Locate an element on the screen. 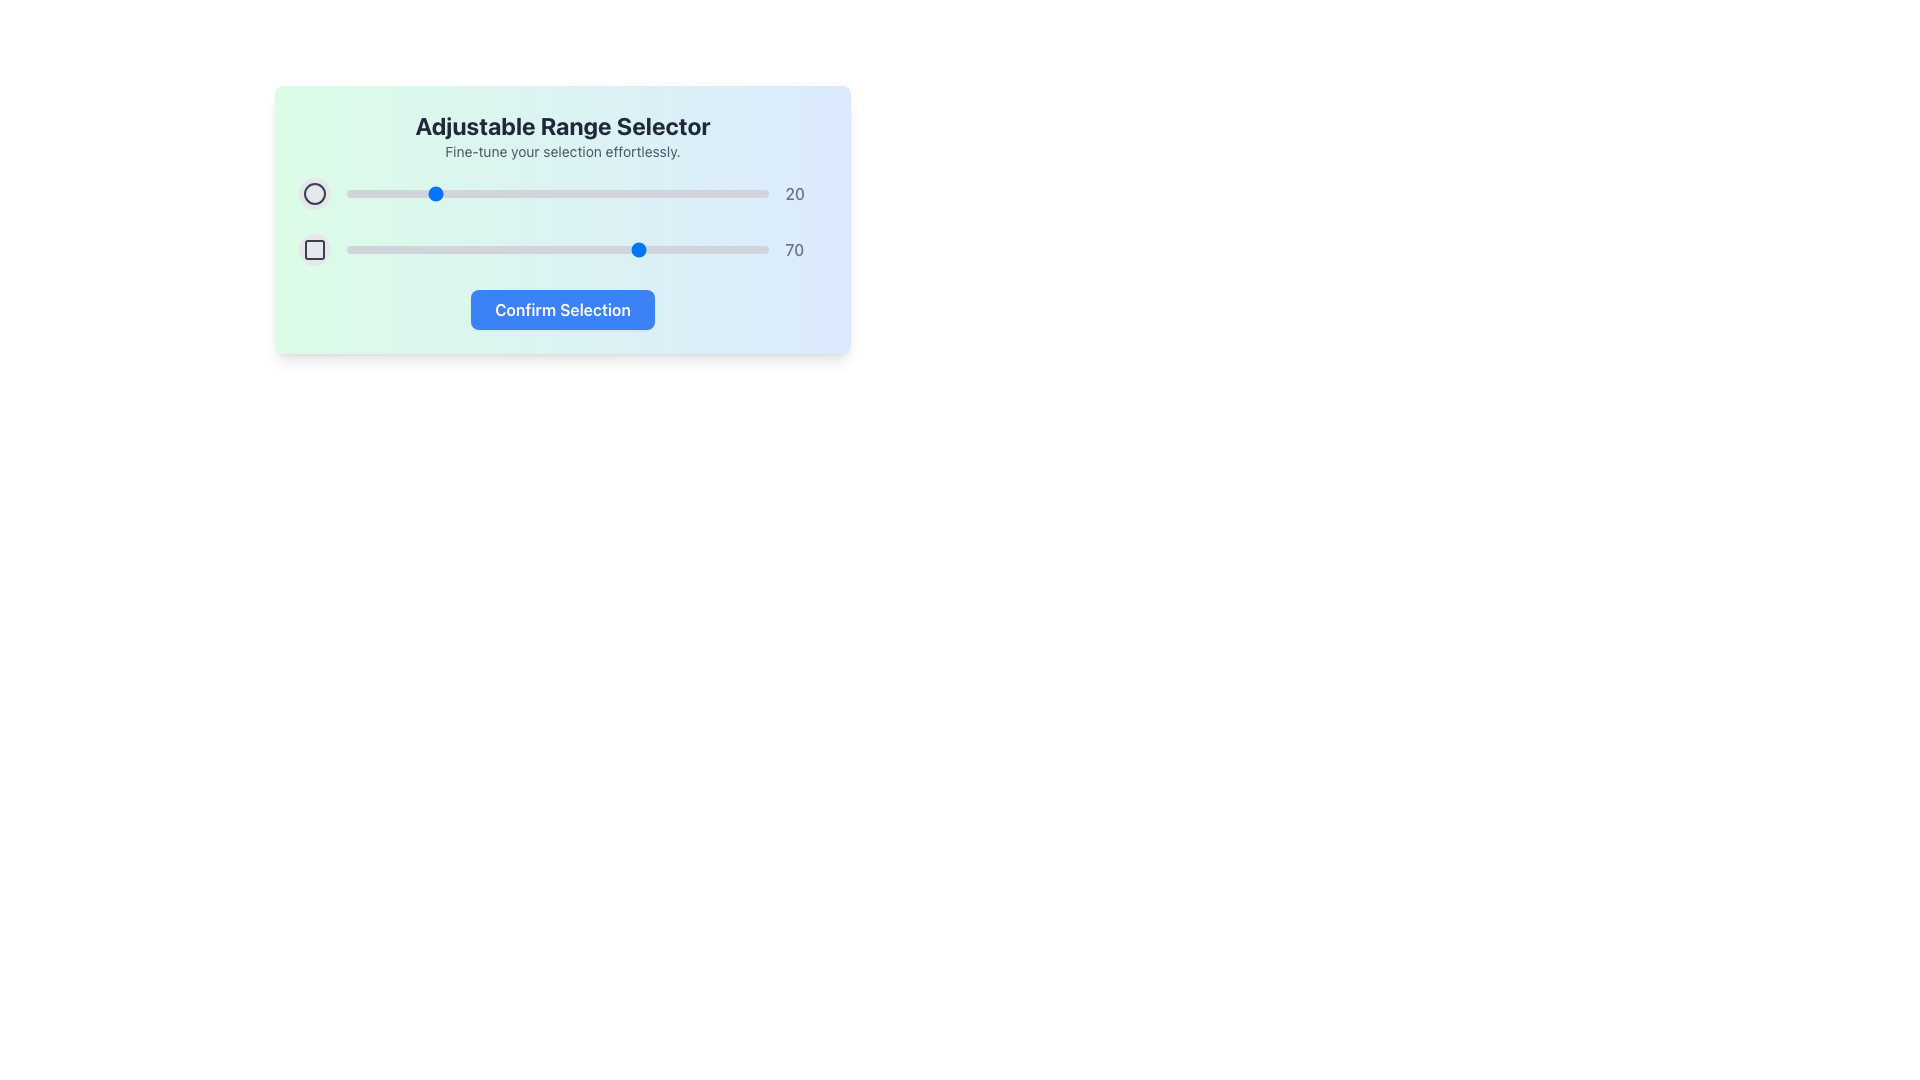 This screenshot has height=1080, width=1920. the slider value is located at coordinates (447, 249).